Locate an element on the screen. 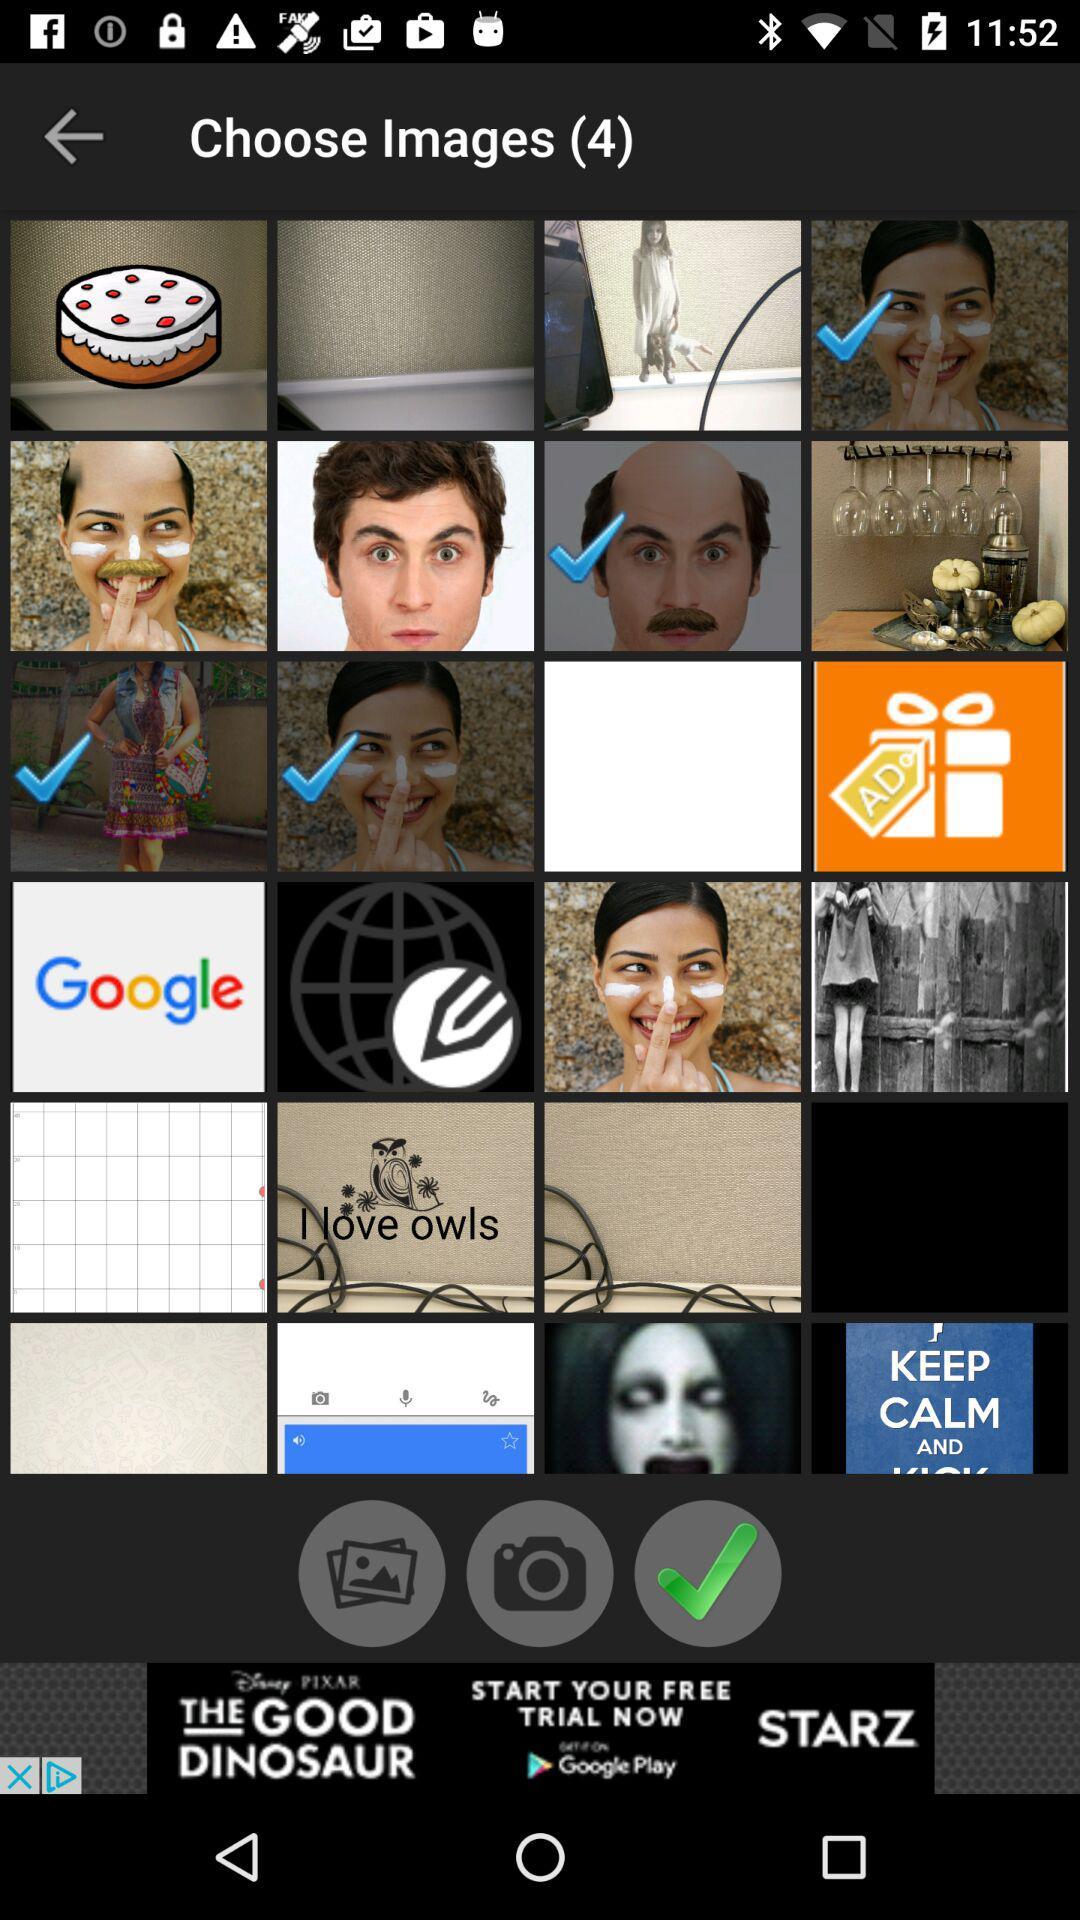 This screenshot has width=1080, height=1920. choose image is located at coordinates (939, 1206).